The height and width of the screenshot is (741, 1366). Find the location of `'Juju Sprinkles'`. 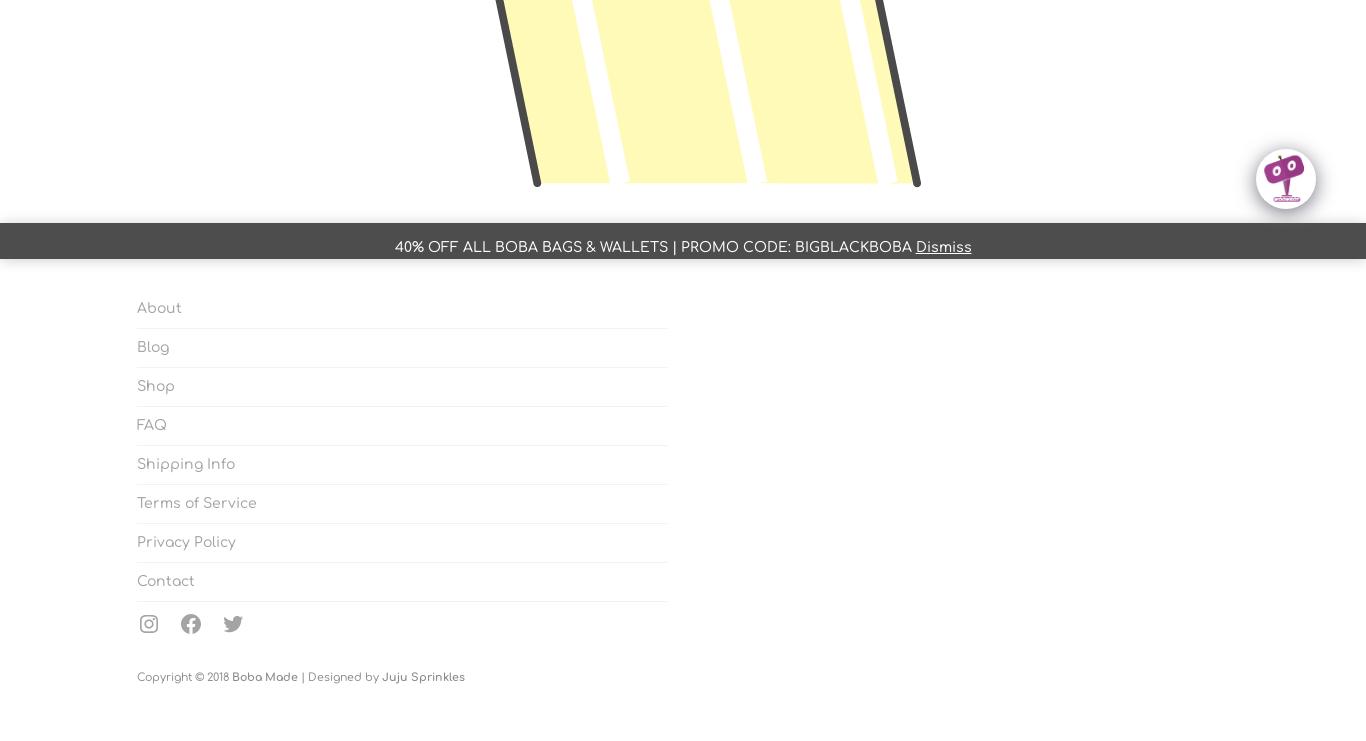

'Juju Sprinkles' is located at coordinates (379, 677).